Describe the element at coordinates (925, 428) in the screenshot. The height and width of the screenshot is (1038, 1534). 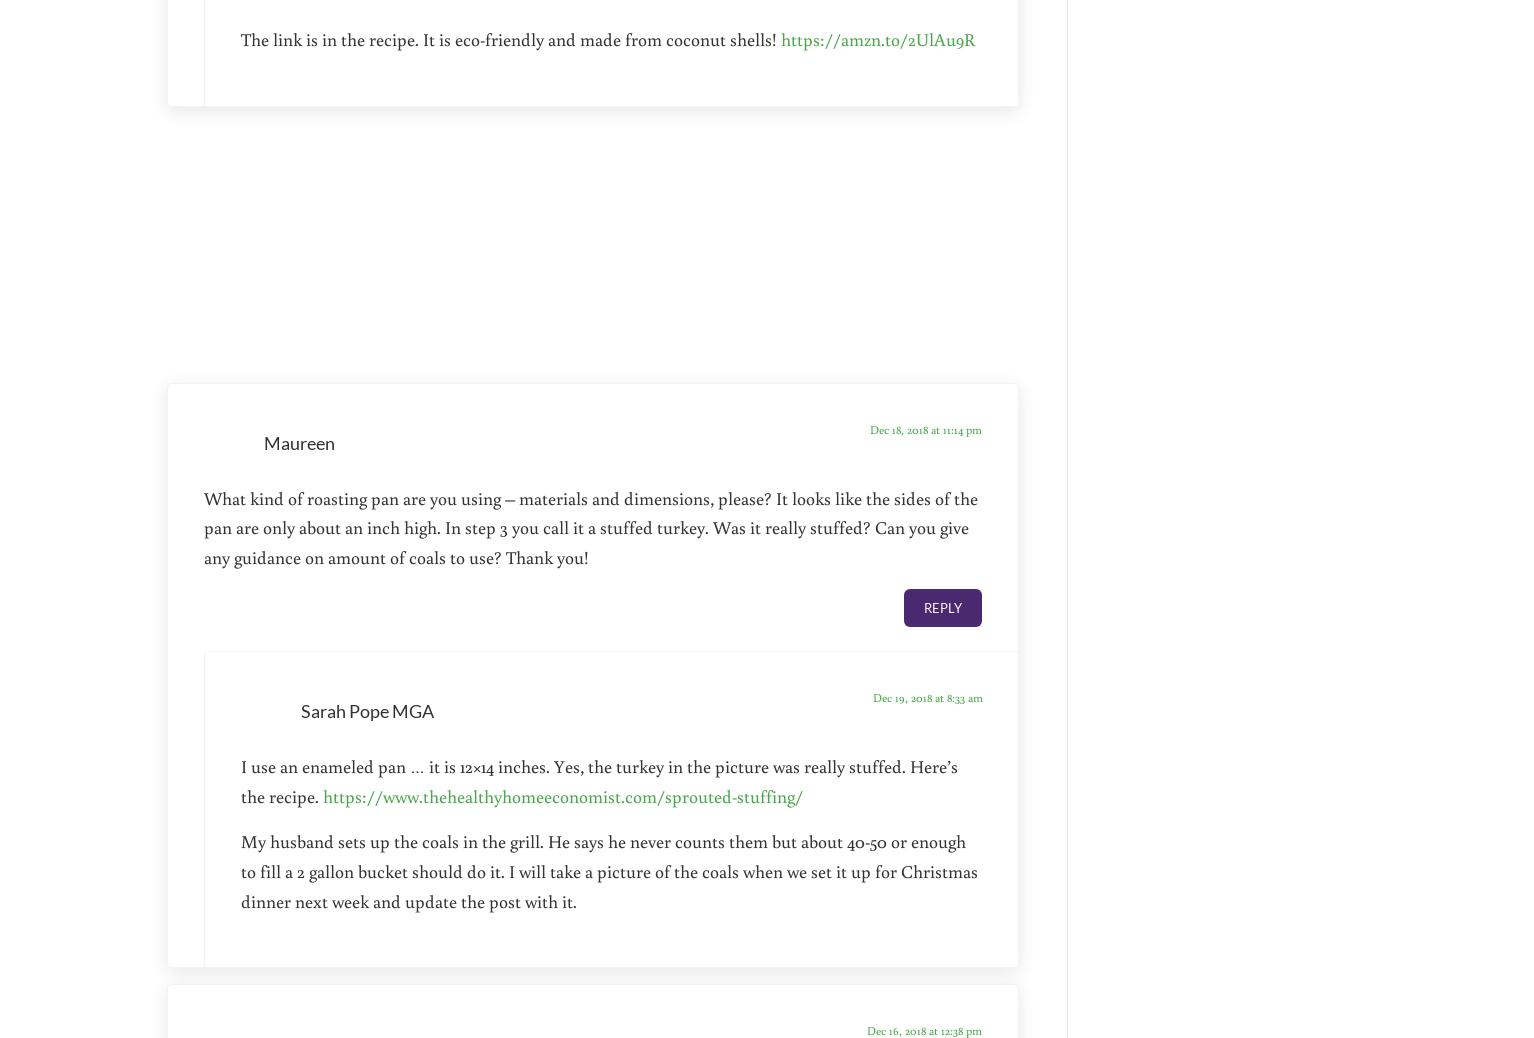
I see `'Dec 18, 2018 at 11:14 pm'` at that location.